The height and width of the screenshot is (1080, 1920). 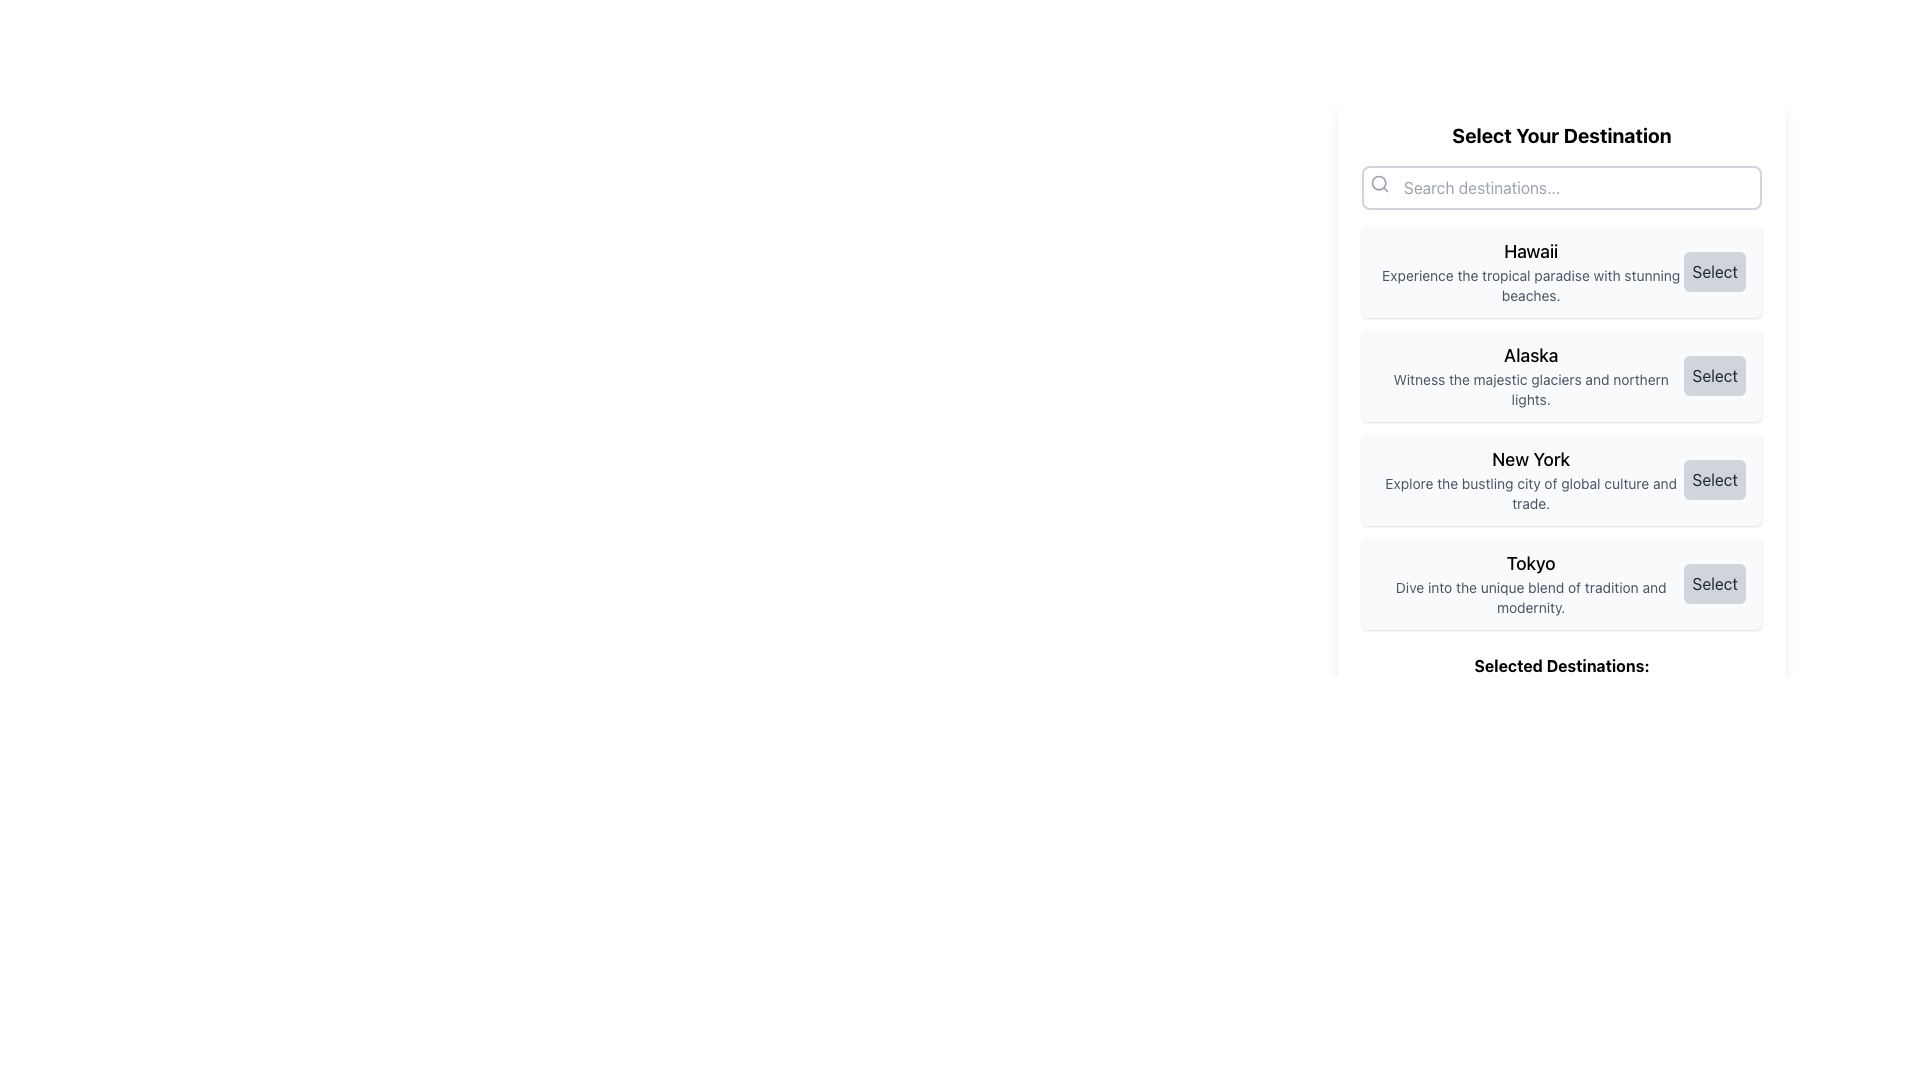 What do you see at coordinates (1530, 596) in the screenshot?
I see `the text label displaying 'Dive into the unique blend of tradition and modernity.' positioned beneath the title 'Tokyo'` at bounding box center [1530, 596].